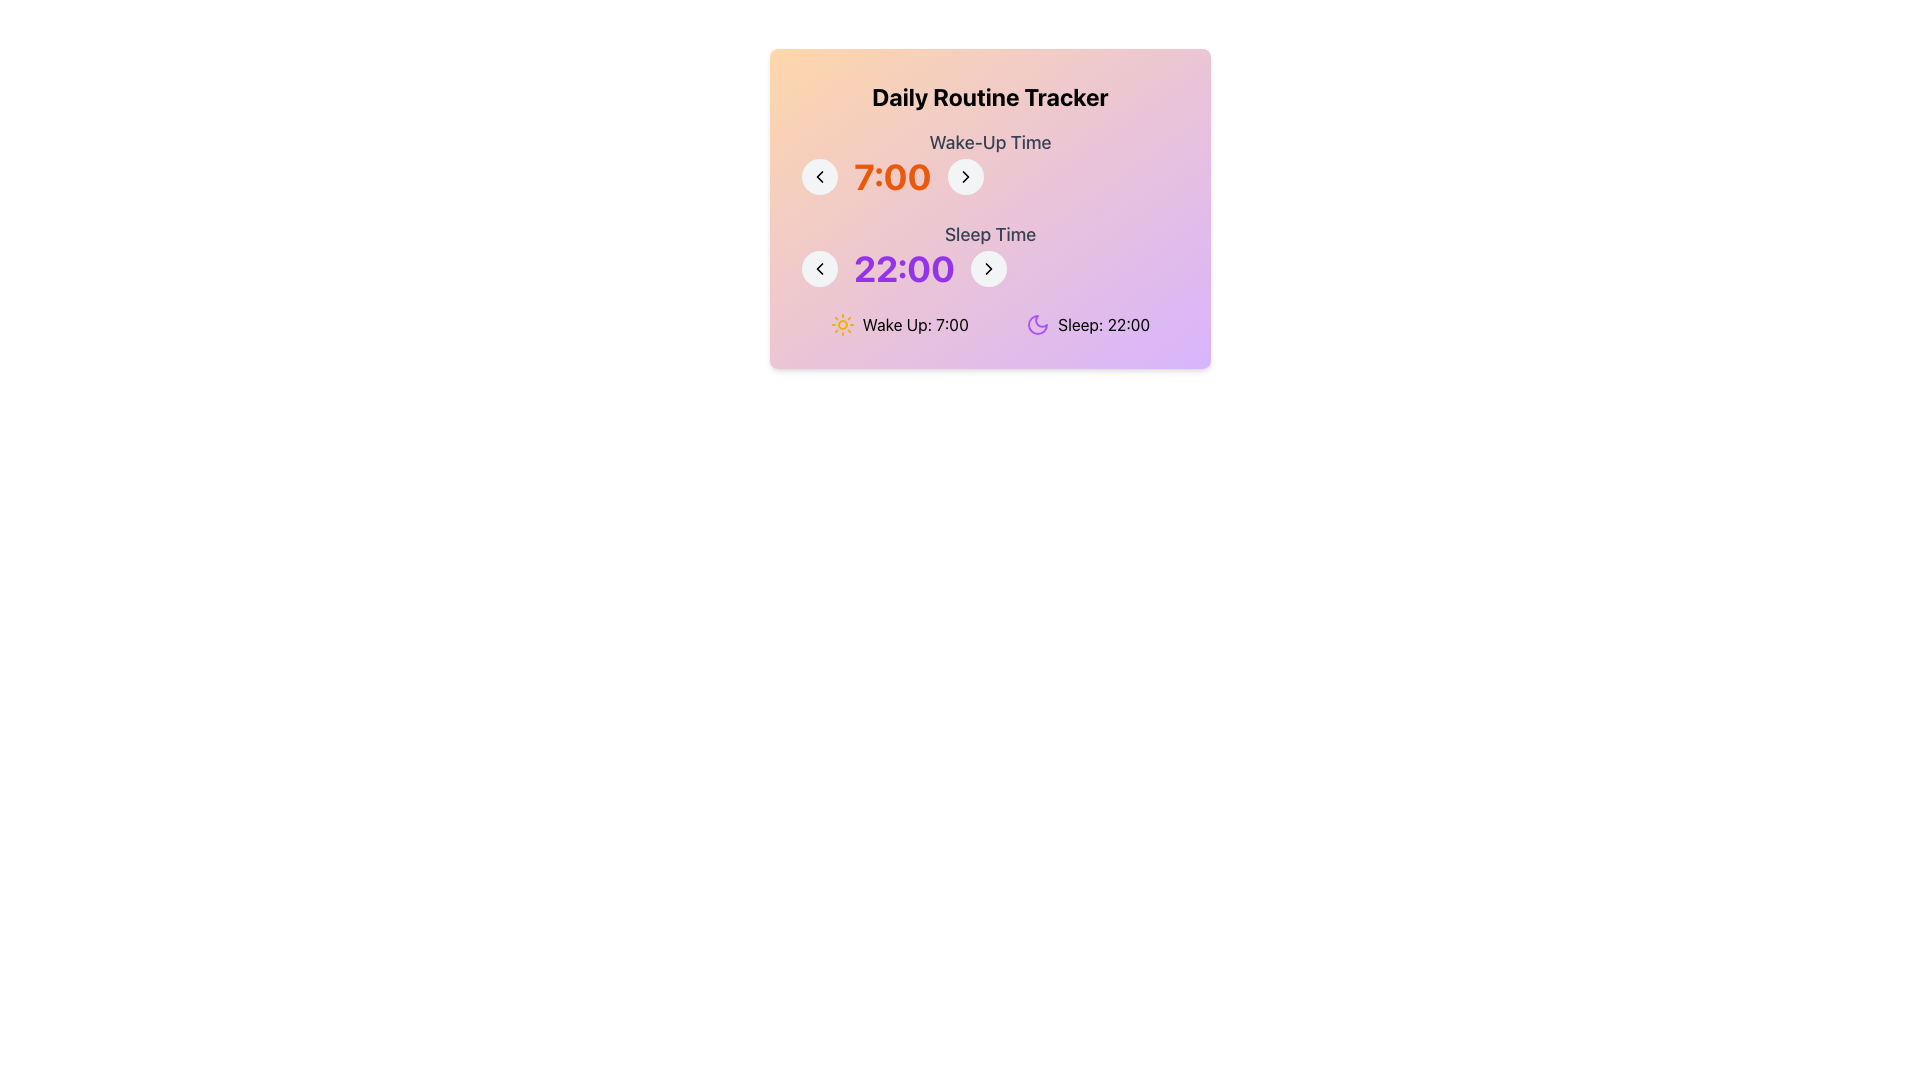  I want to click on the decrement button located to the left of the '22:00' sleep time label to reduce the displayed sleep time, so click(820, 268).